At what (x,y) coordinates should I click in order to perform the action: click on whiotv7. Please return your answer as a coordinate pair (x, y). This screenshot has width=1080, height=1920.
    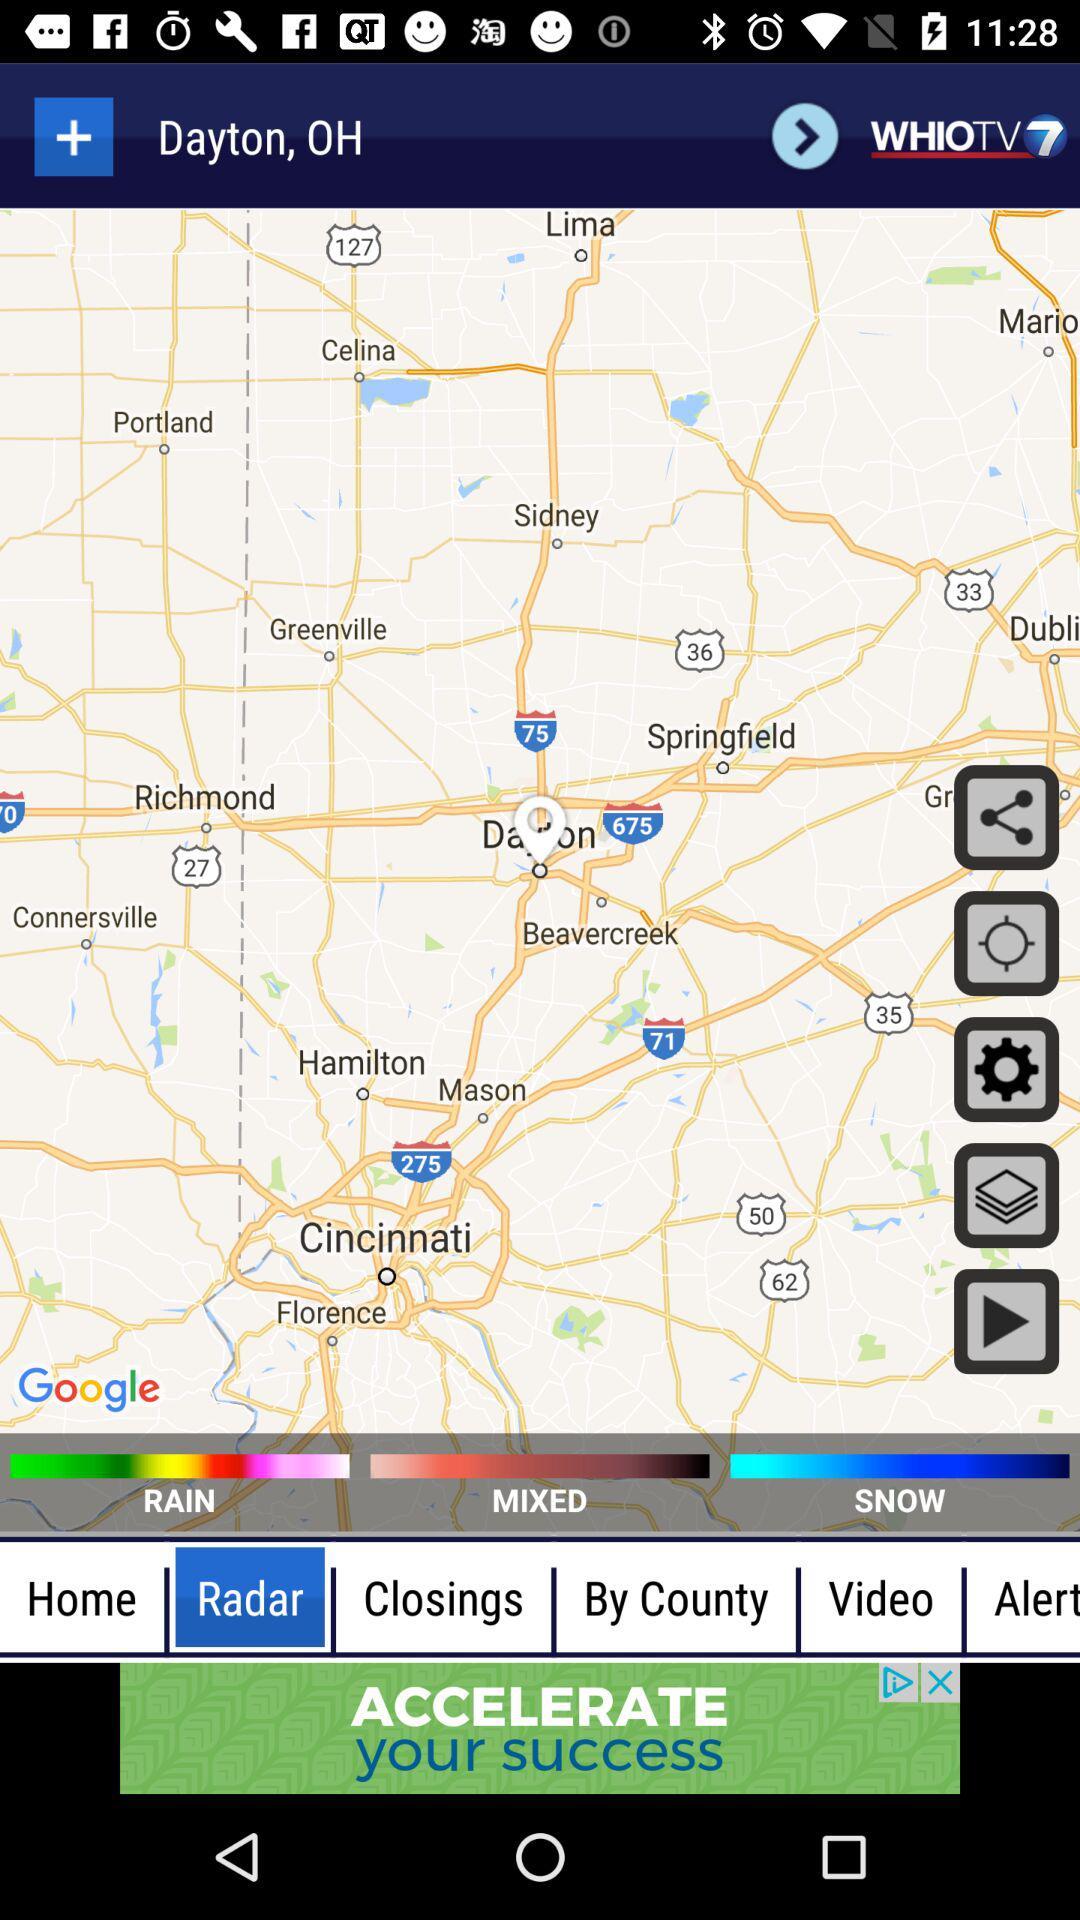
    Looking at the image, I should click on (967, 135).